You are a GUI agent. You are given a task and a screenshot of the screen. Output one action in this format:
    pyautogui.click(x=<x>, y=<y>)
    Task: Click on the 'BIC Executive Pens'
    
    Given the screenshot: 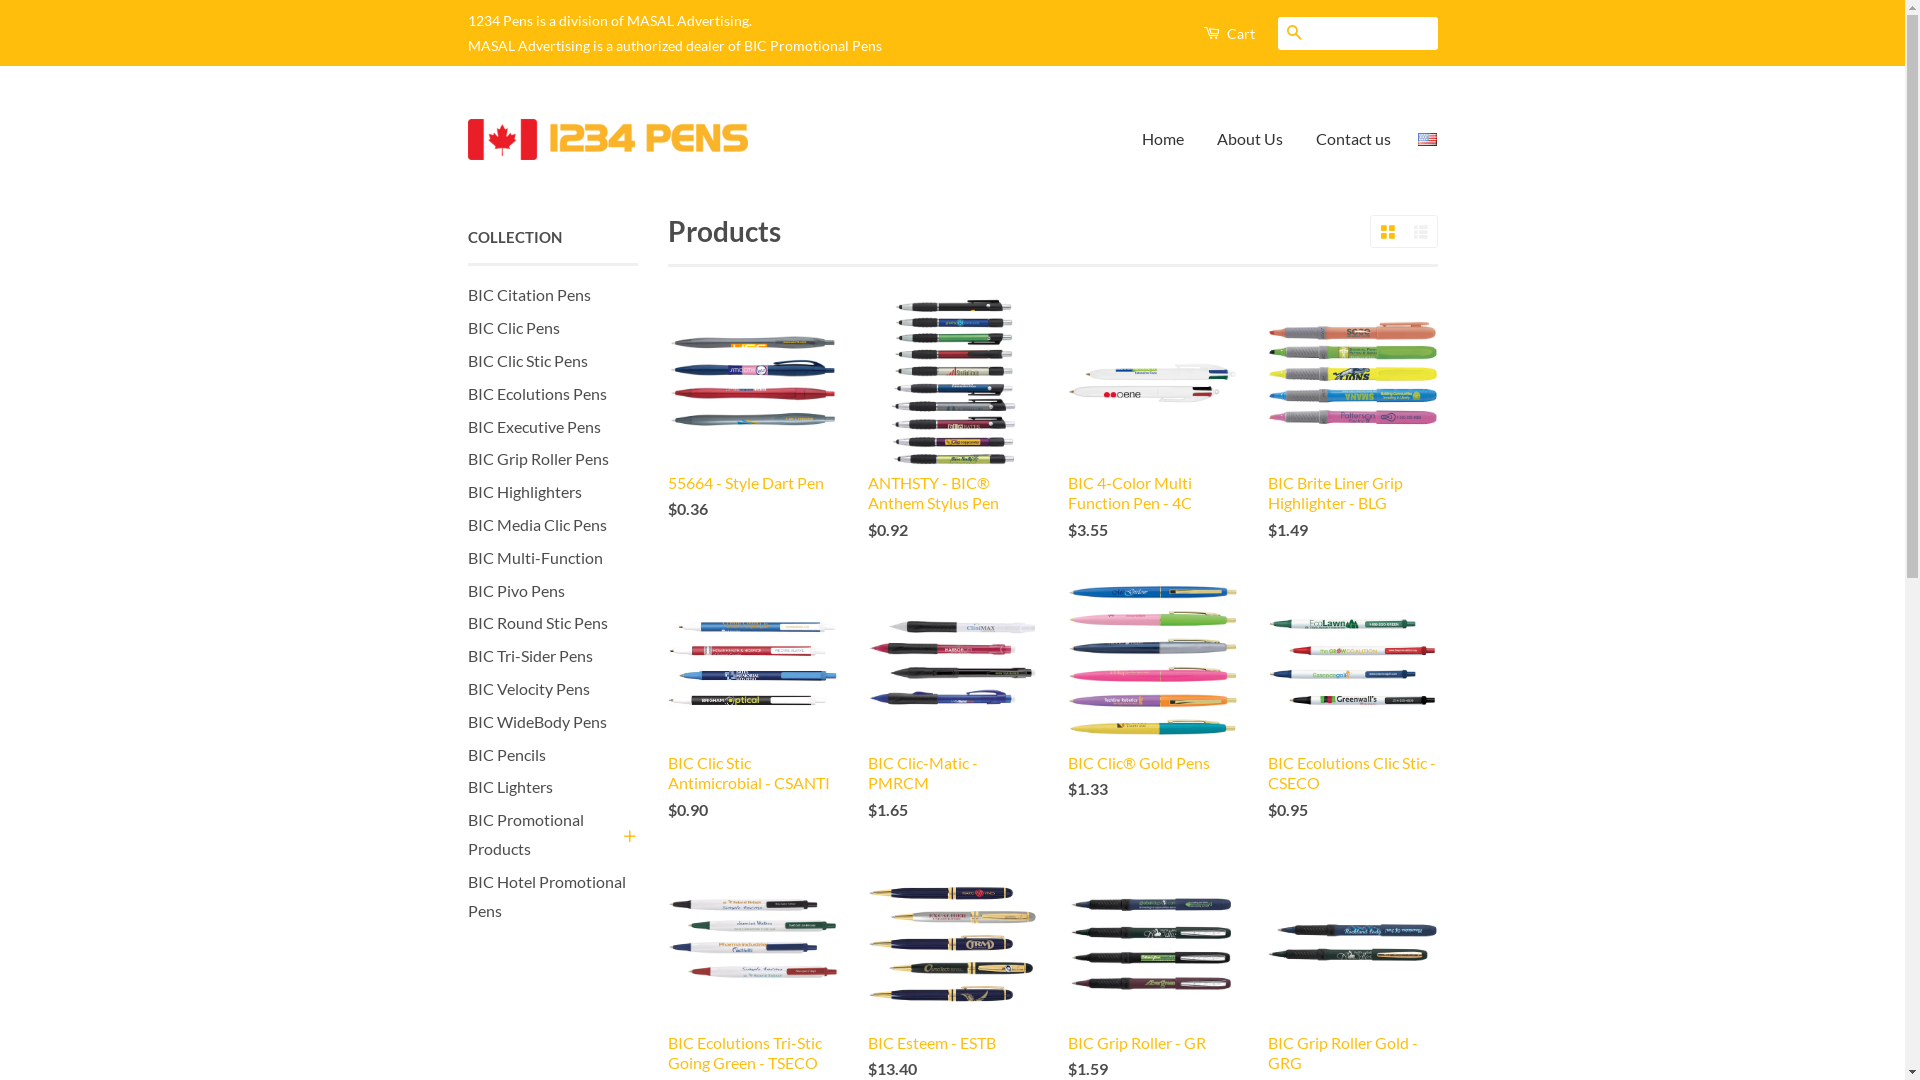 What is the action you would take?
    pyautogui.click(x=534, y=425)
    